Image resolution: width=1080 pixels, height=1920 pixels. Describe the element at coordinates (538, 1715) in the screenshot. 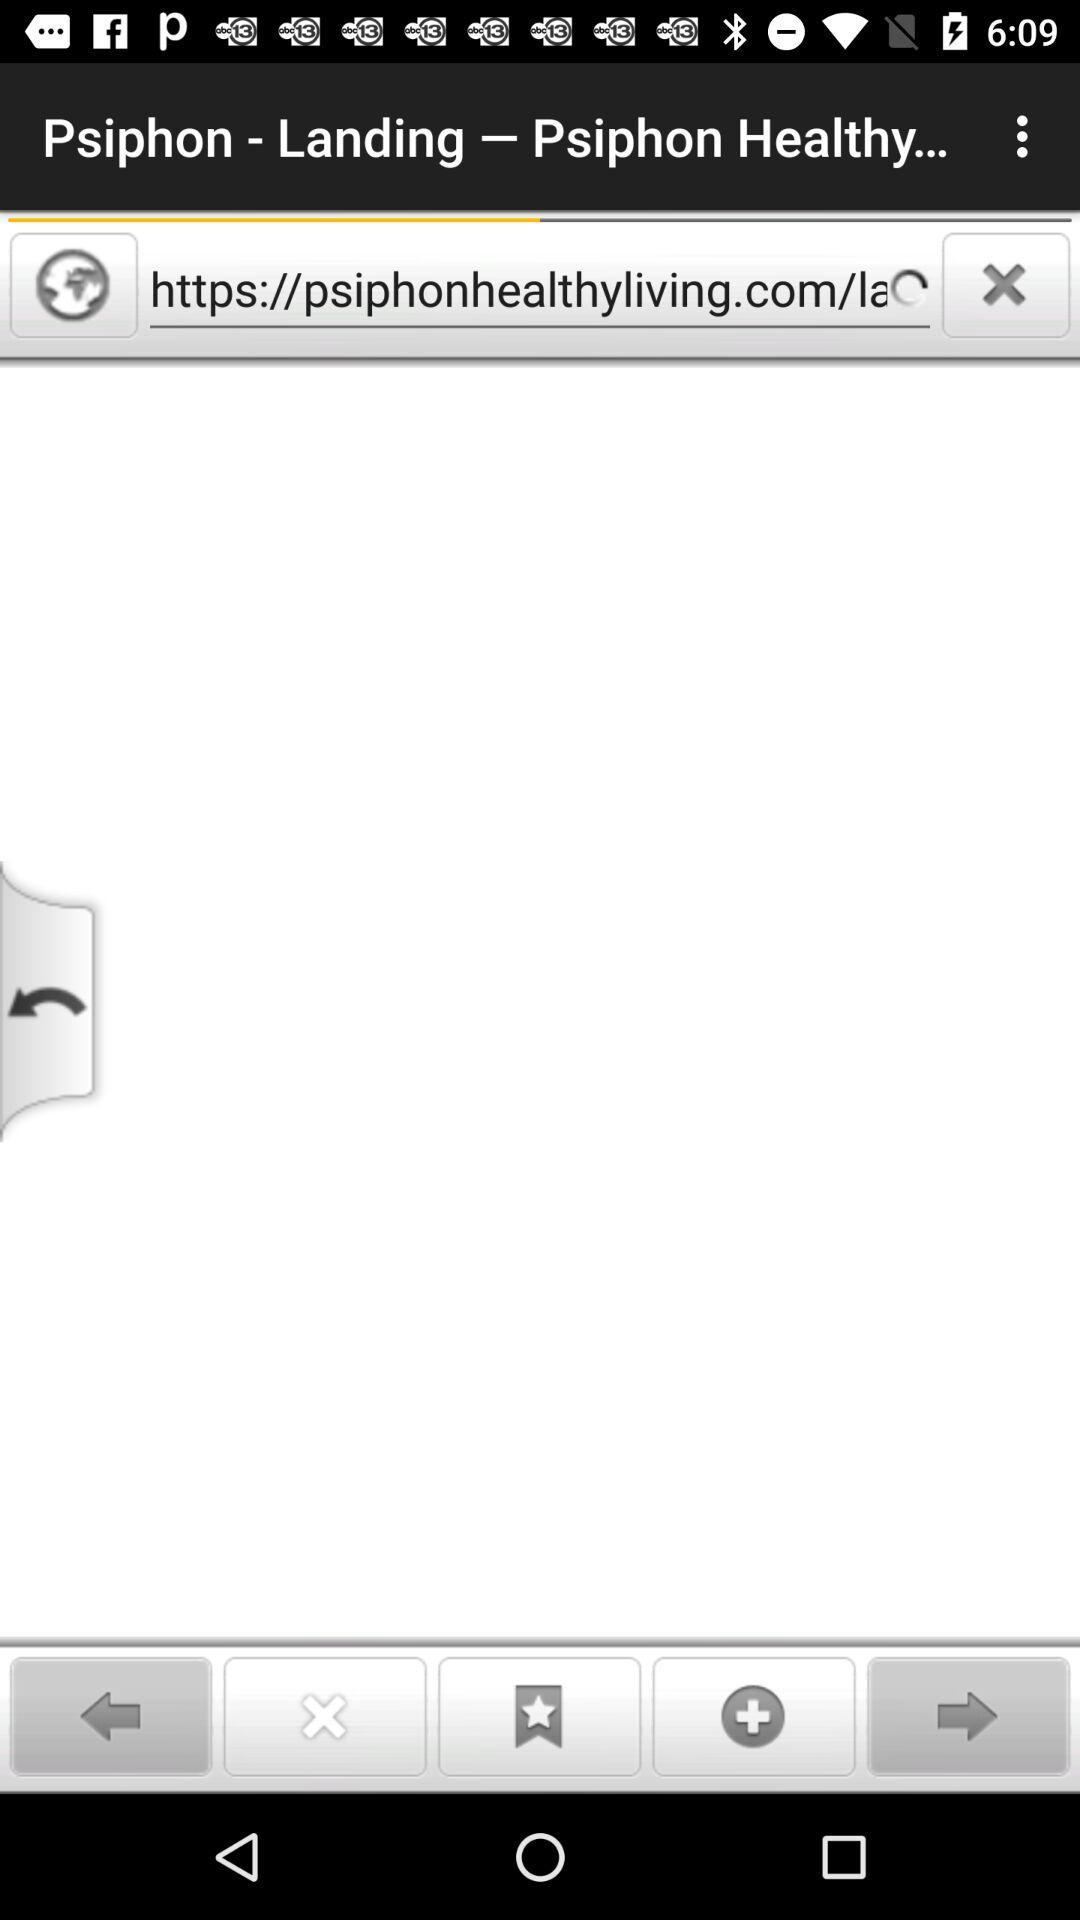

I see `to bookmarks` at that location.